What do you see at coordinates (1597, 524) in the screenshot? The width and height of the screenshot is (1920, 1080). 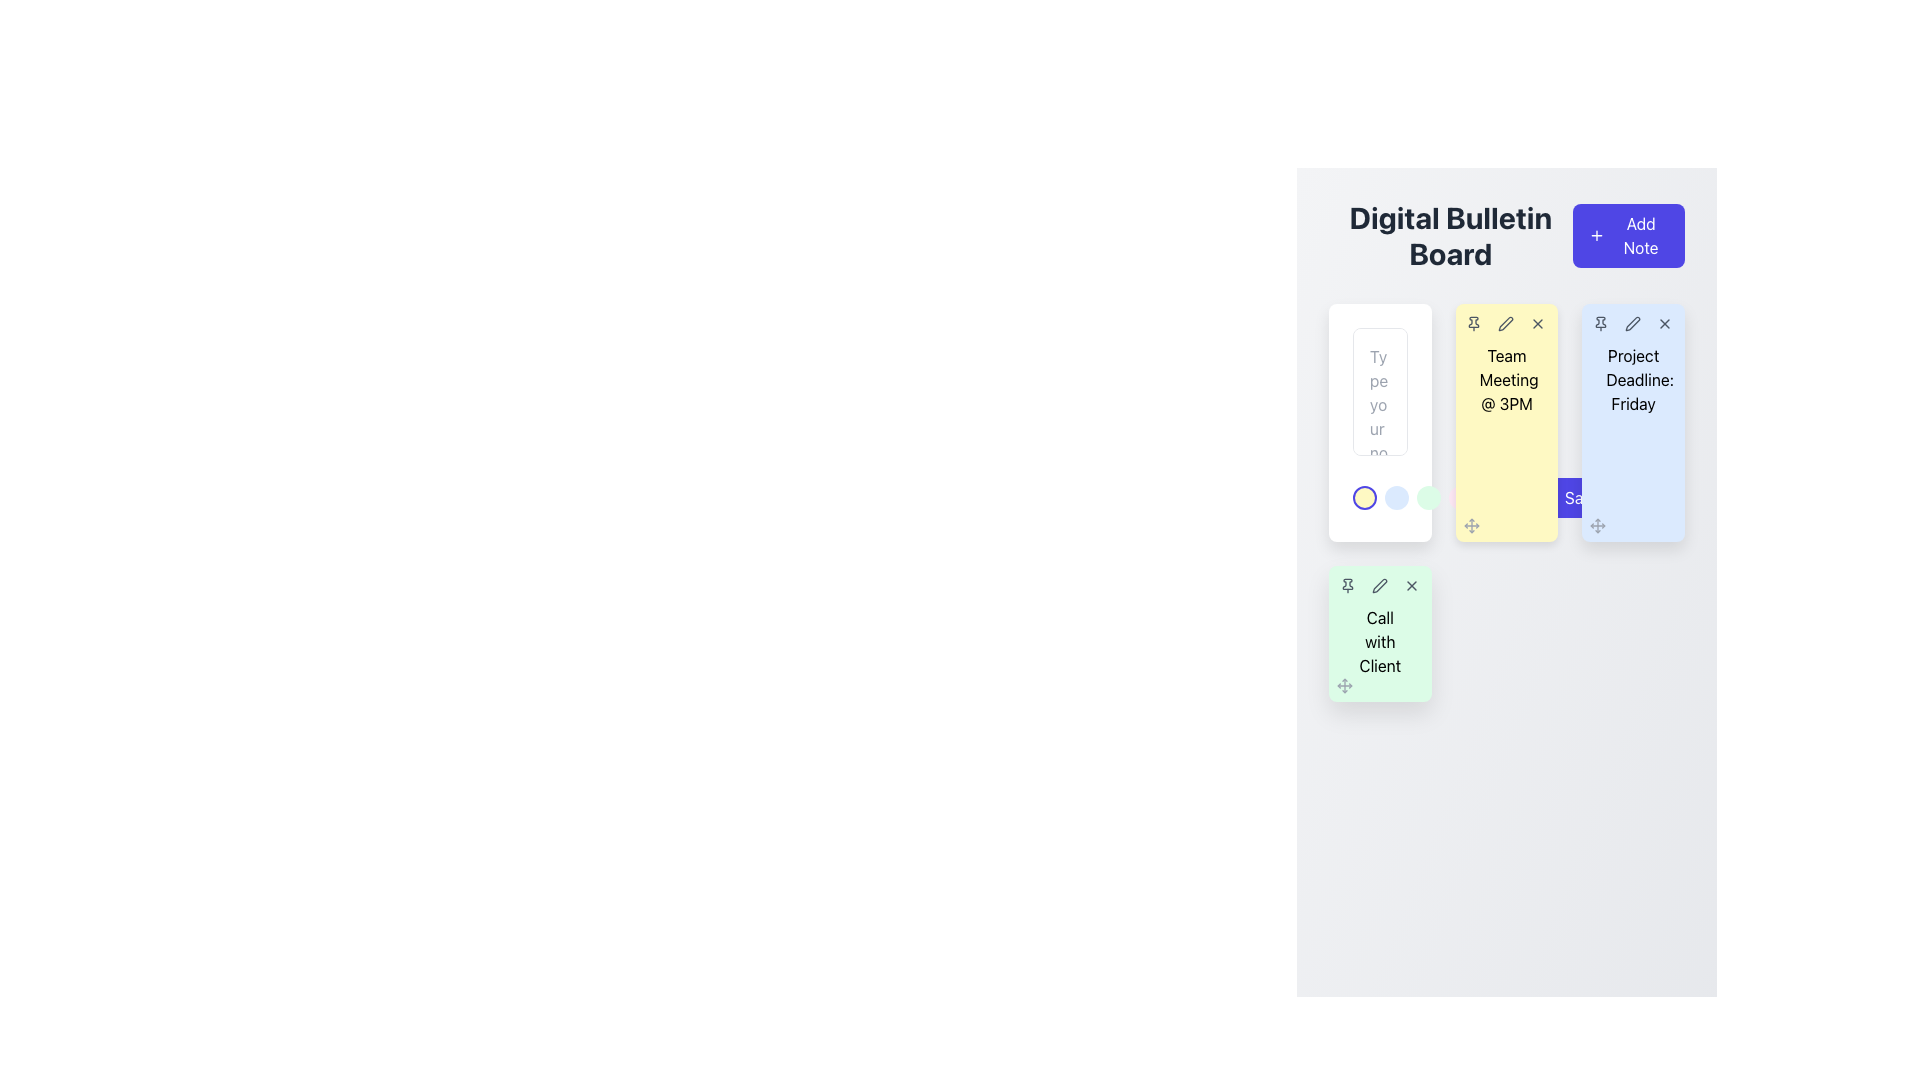 I see `the compact icon resembling four arrows pointing outward, located at the bottom-left corner of the blue card labeled 'Project Deadline: Friday'` at bounding box center [1597, 524].